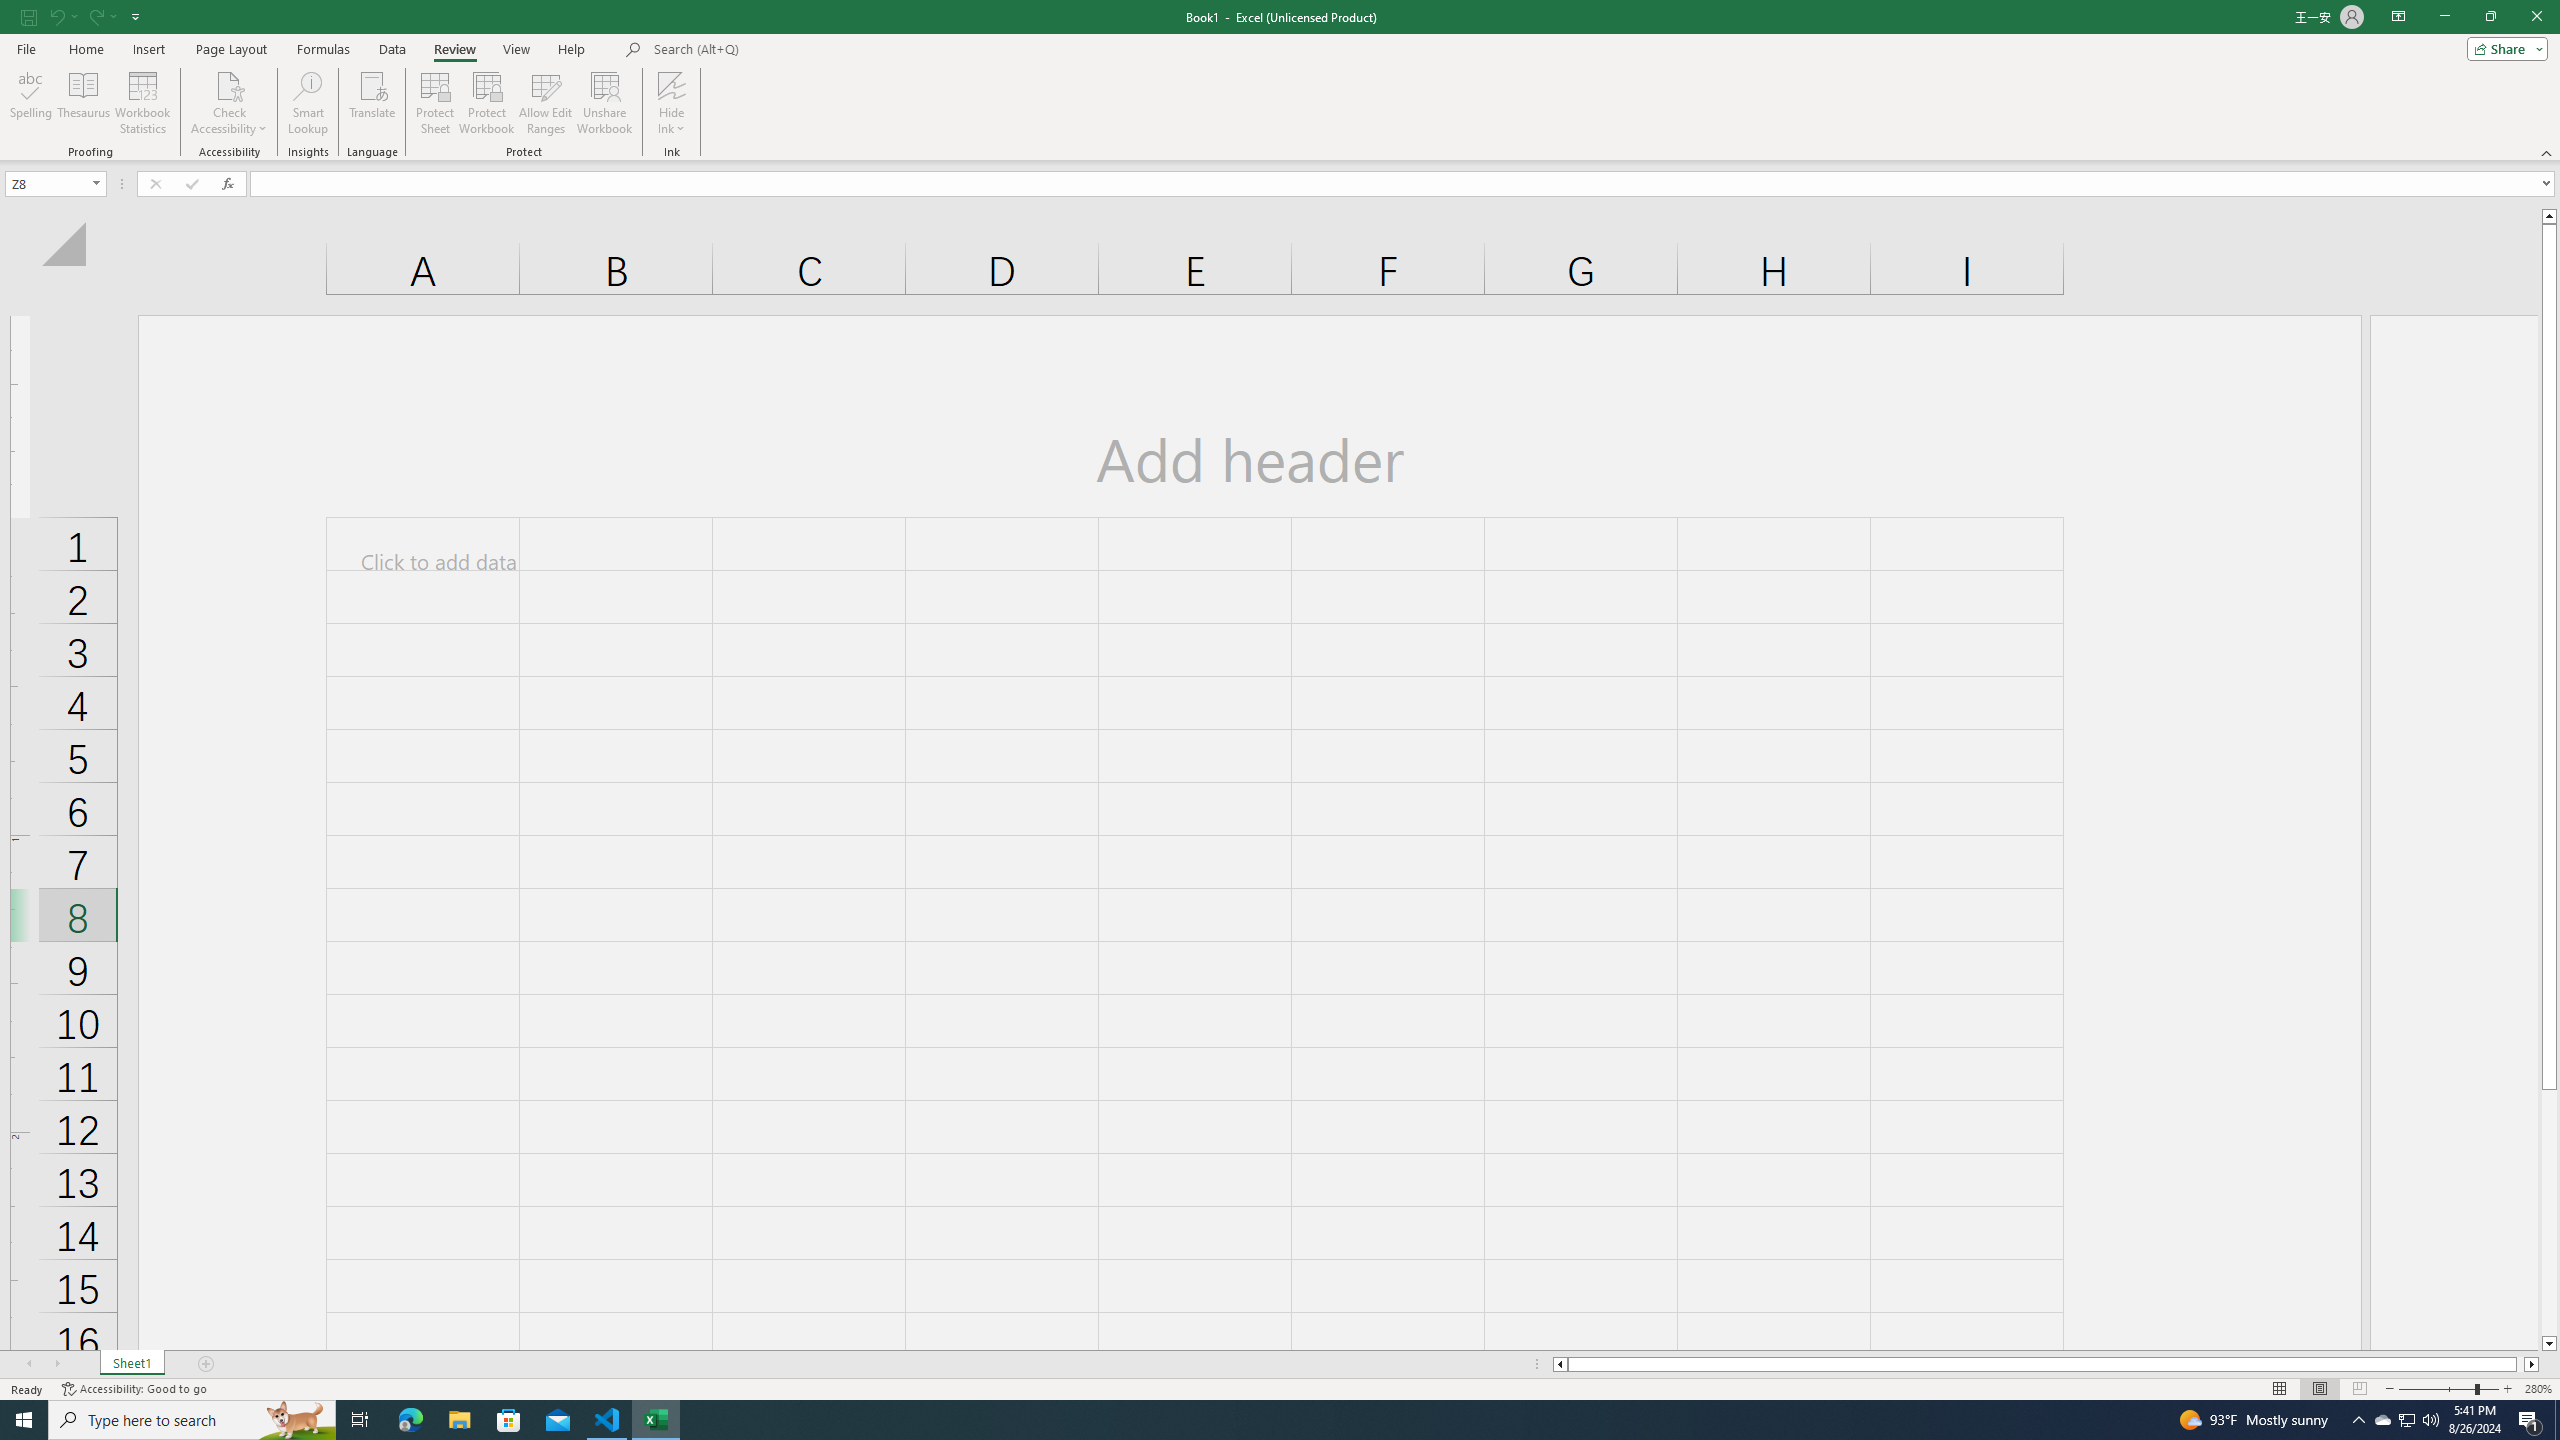  Describe the element at coordinates (135, 15) in the screenshot. I see `'Customize Quick Access Toolbar'` at that location.